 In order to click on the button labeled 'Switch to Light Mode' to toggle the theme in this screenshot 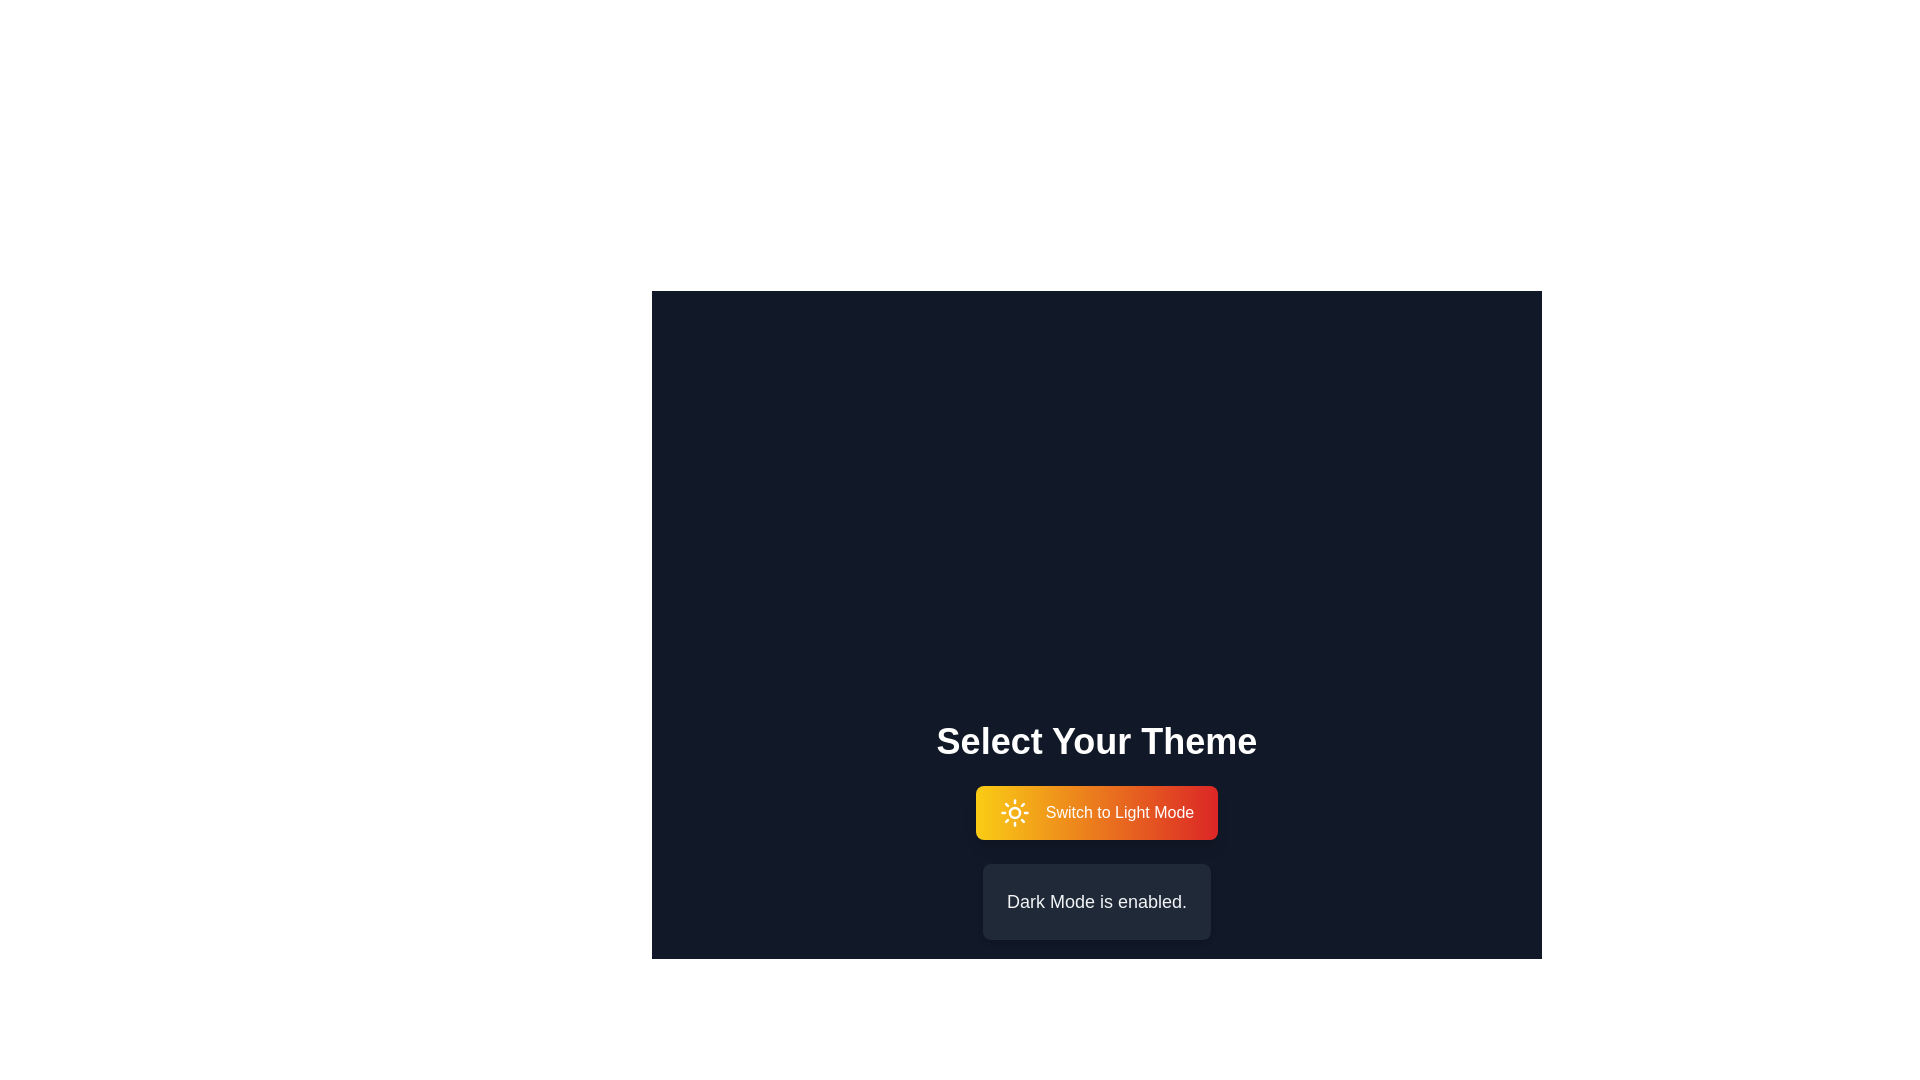, I will do `click(1096, 813)`.